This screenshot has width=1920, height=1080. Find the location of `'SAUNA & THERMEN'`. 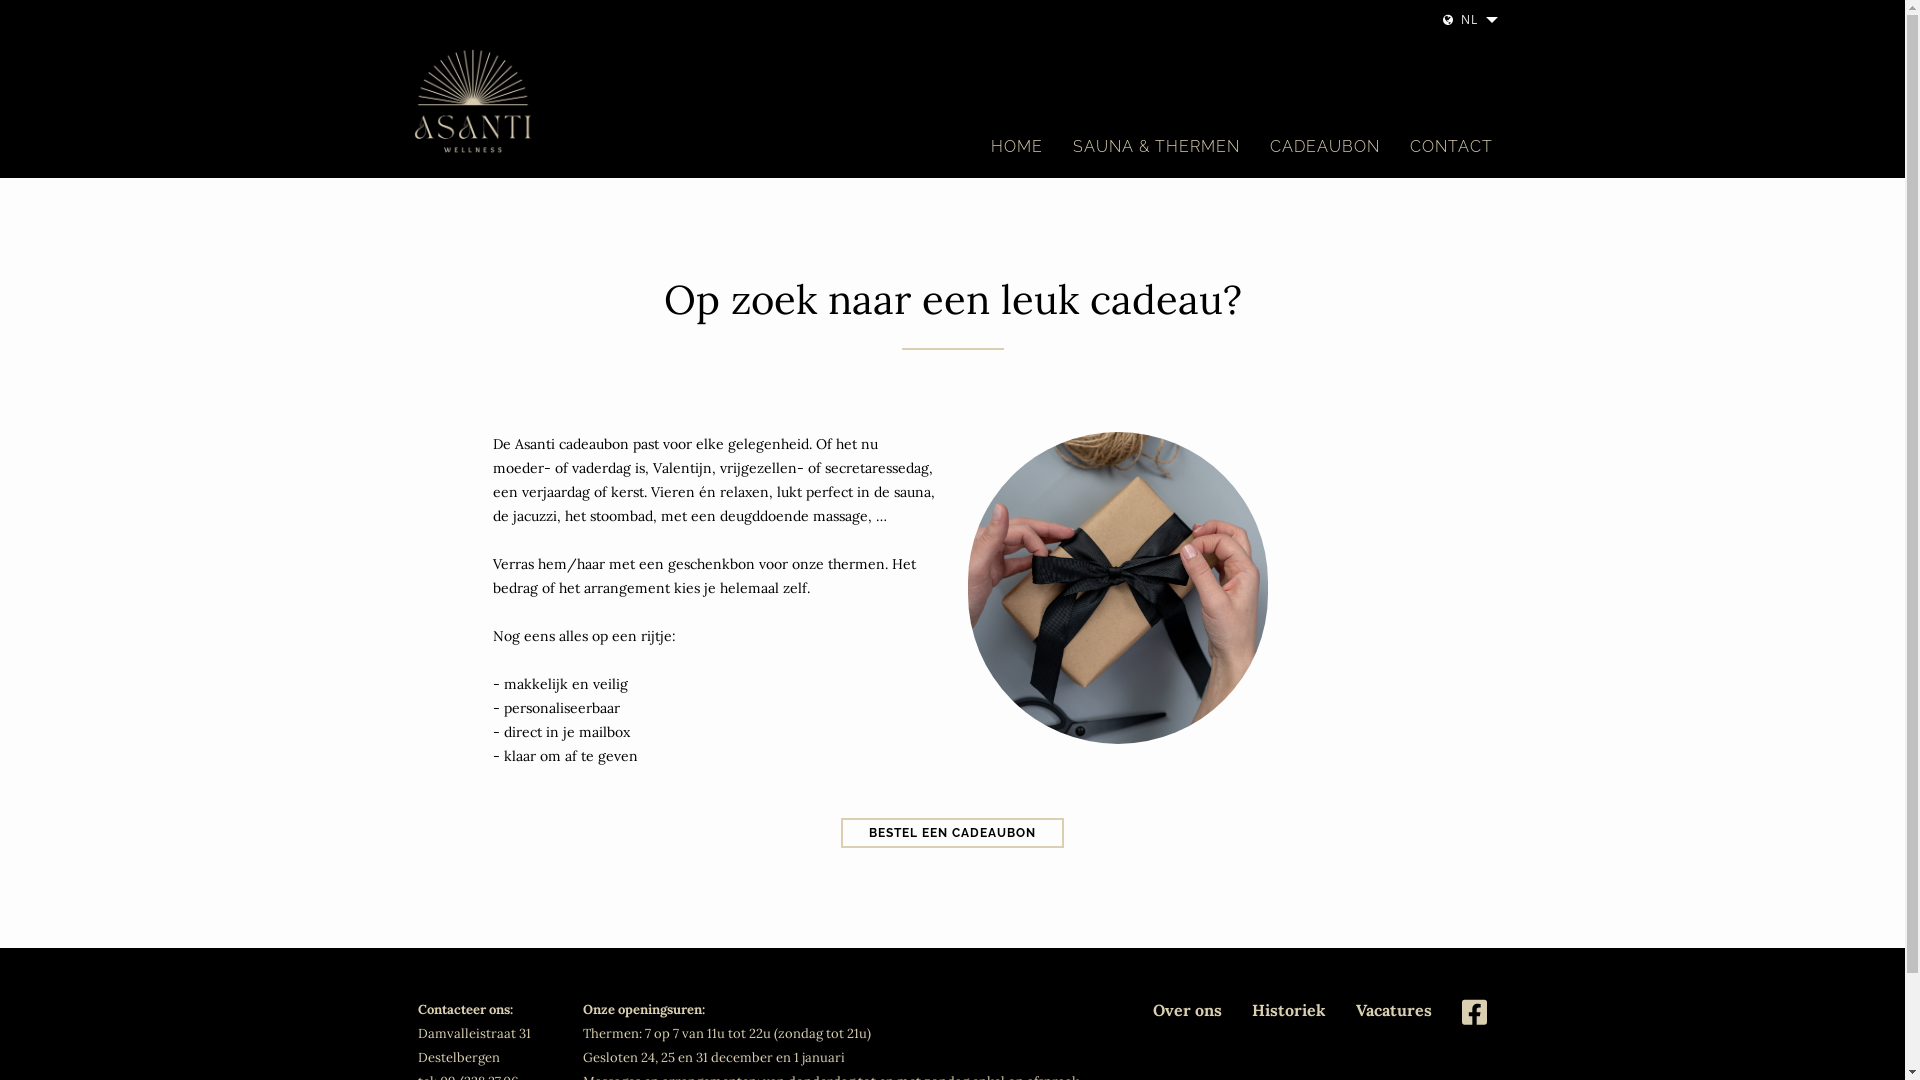

'SAUNA & THERMEN' is located at coordinates (1156, 145).